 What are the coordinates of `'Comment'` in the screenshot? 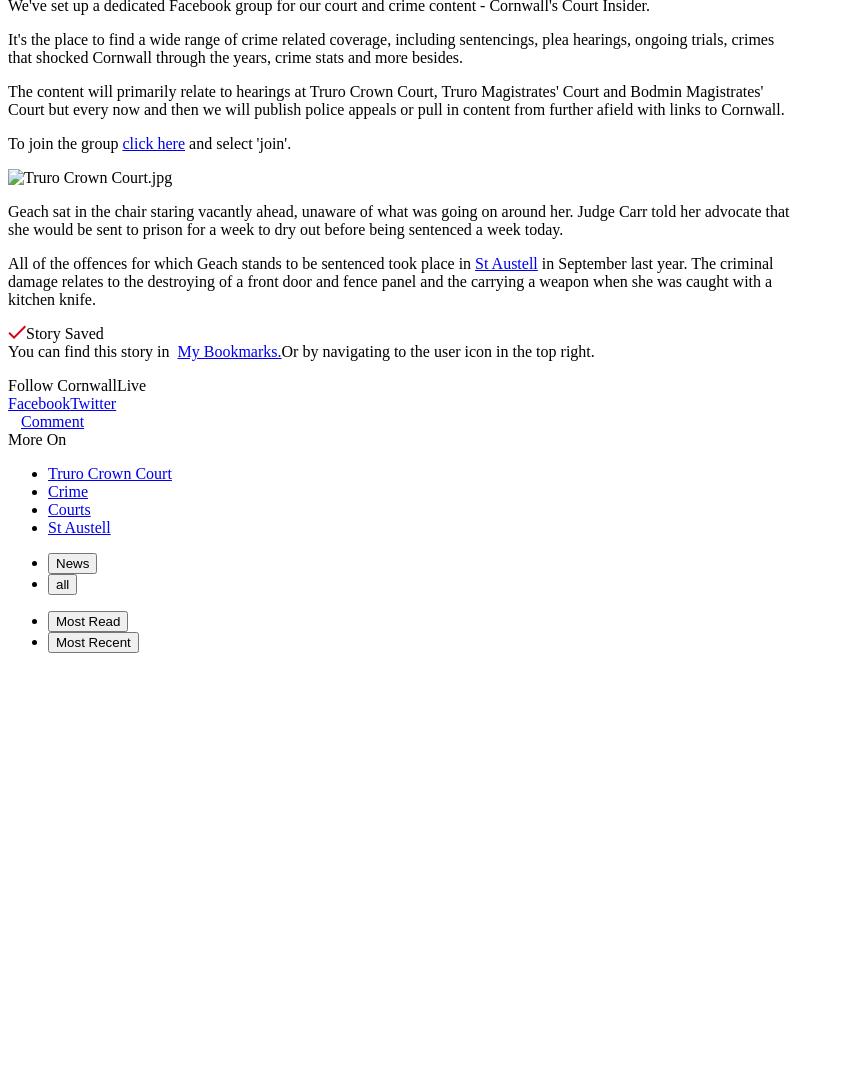 It's located at (51, 420).